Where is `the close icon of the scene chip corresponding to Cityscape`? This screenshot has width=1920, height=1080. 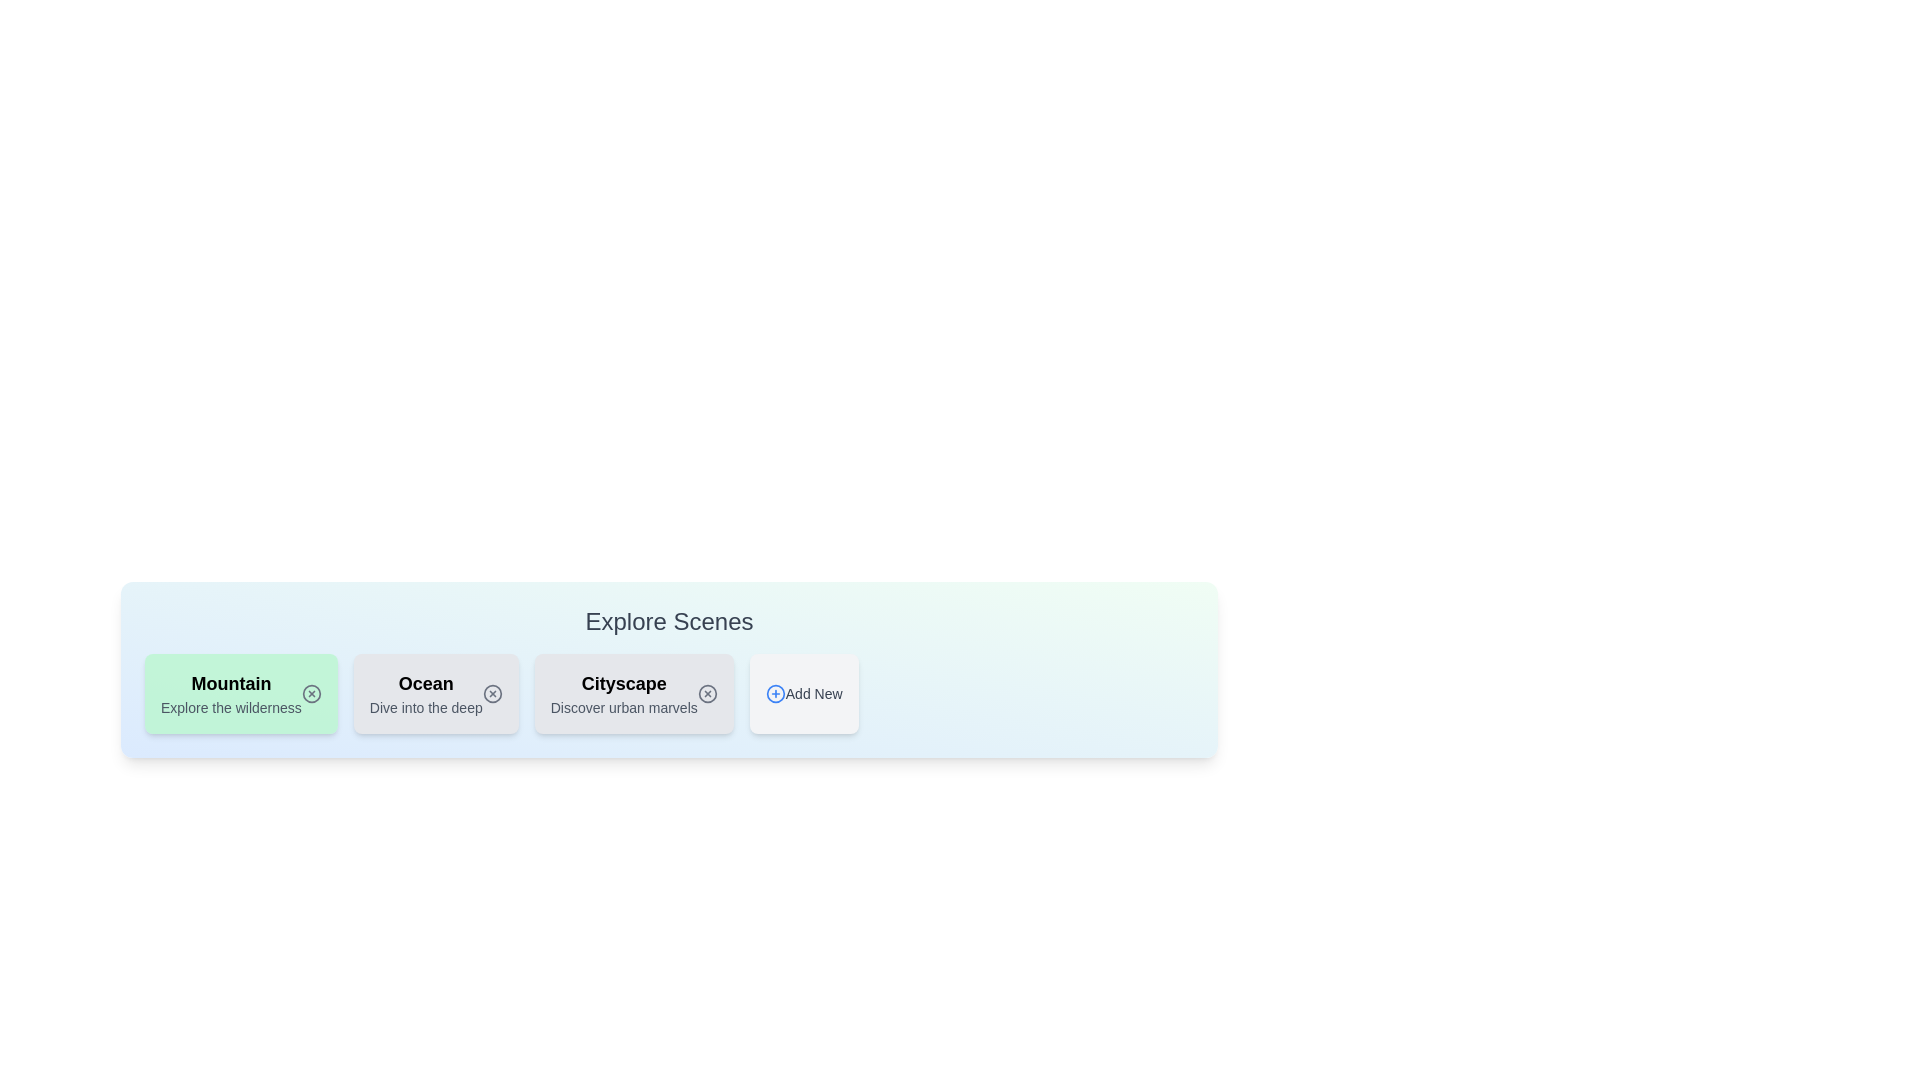 the close icon of the scene chip corresponding to Cityscape is located at coordinates (707, 693).